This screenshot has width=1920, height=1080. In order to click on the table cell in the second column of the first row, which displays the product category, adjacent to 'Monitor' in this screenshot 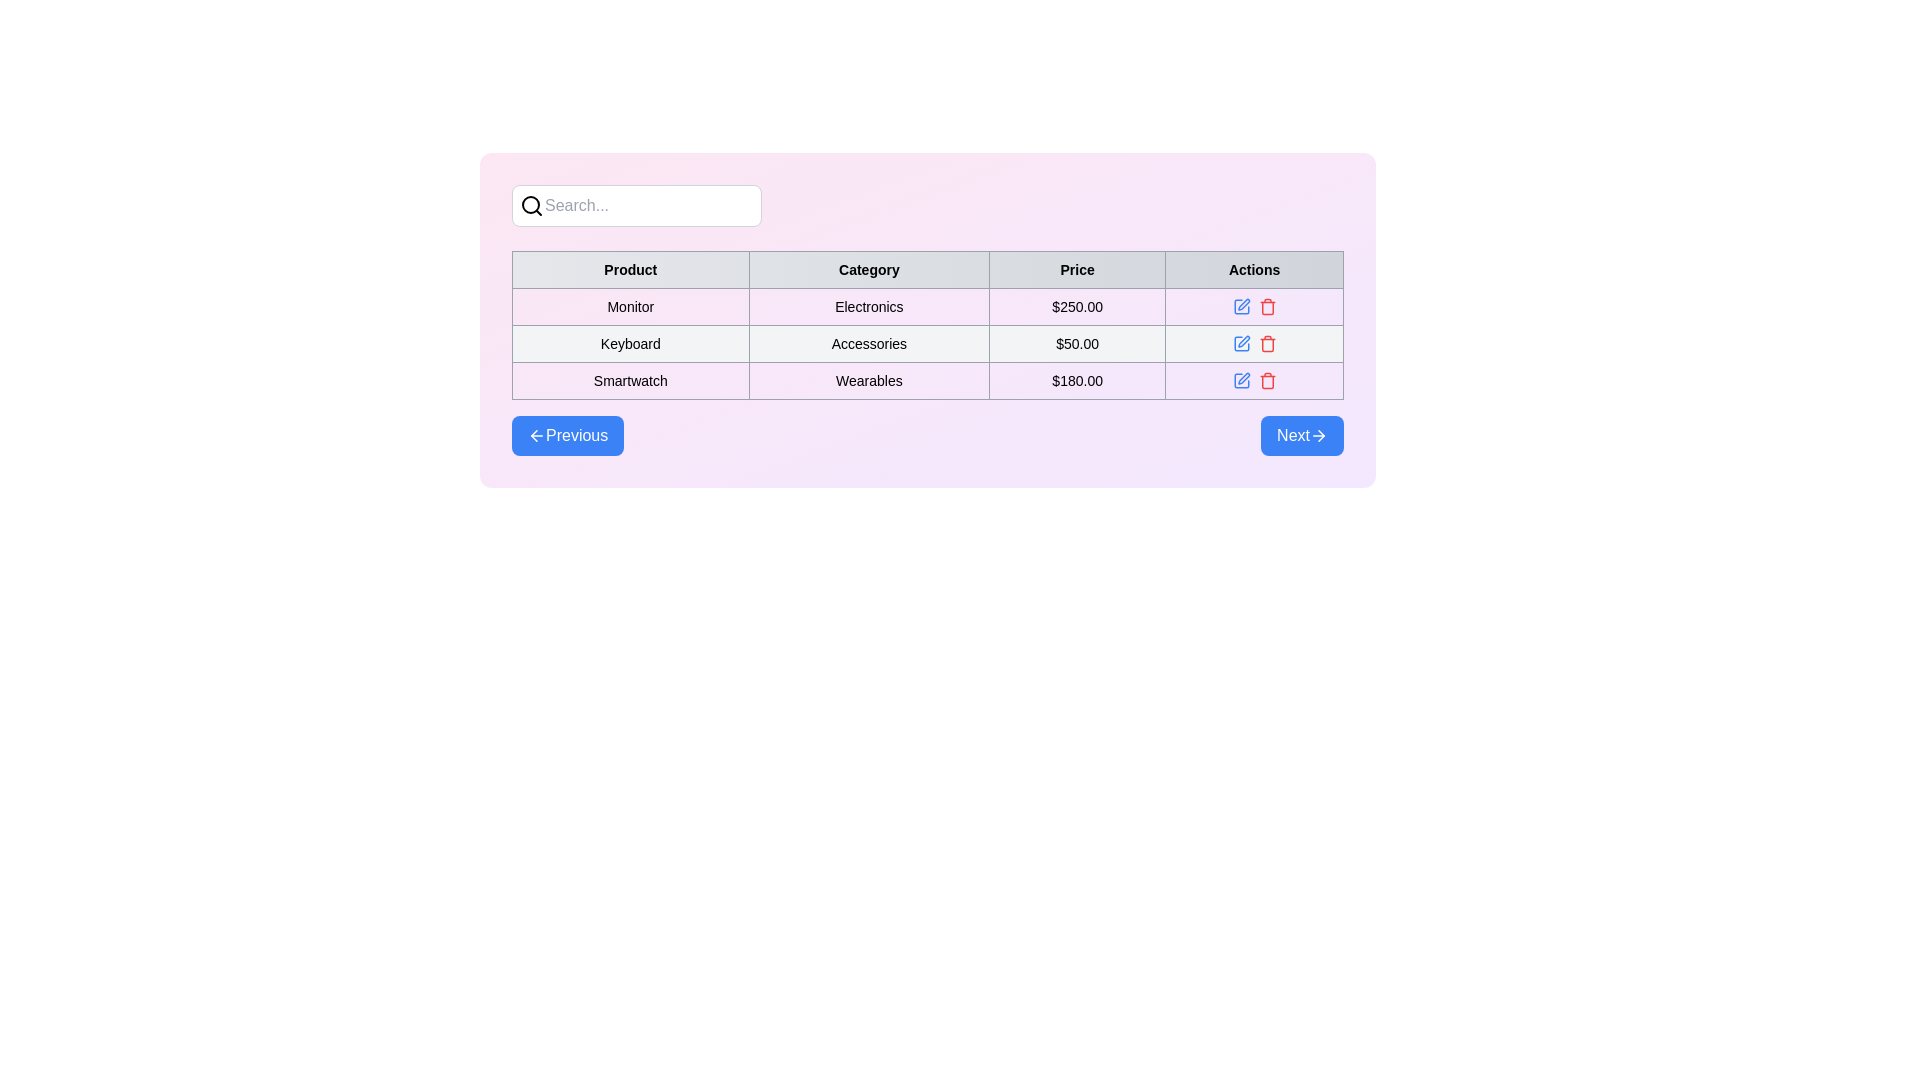, I will do `click(869, 307)`.